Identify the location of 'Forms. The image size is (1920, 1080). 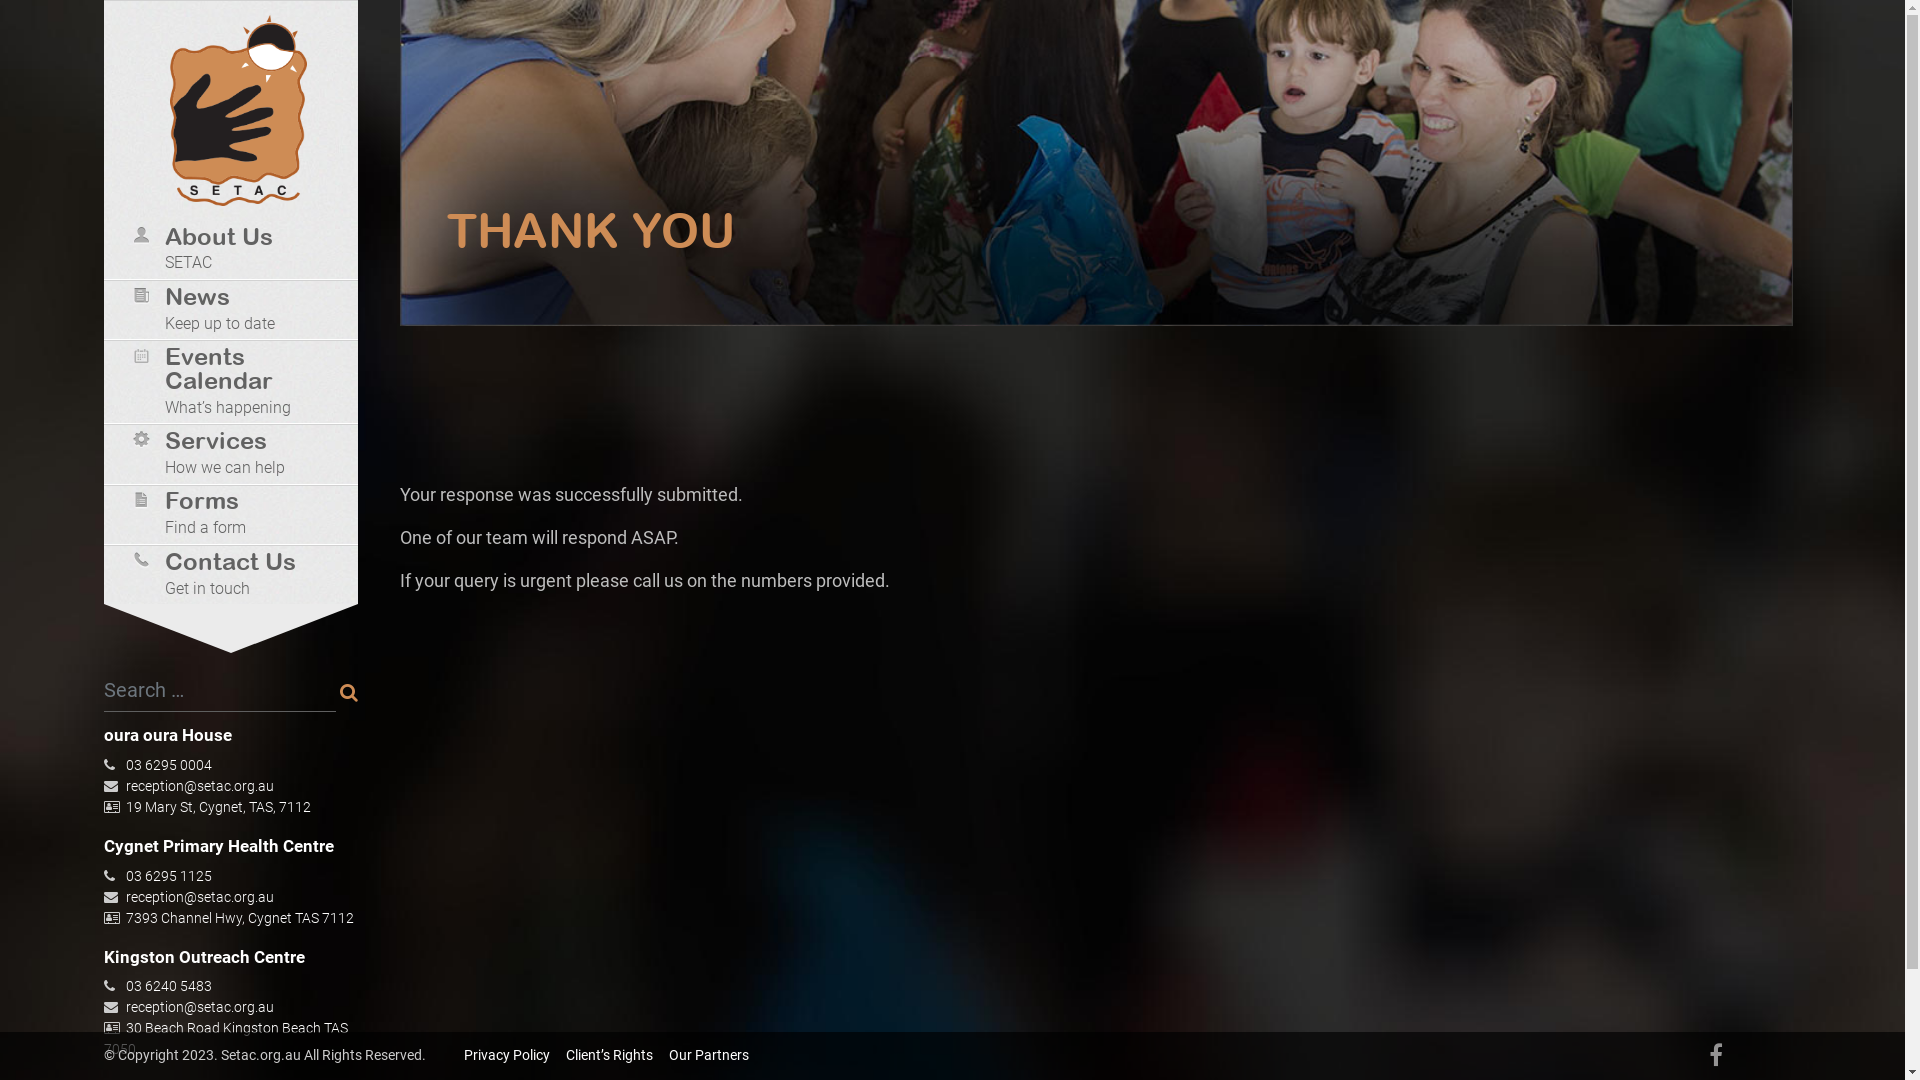
(128, 515).